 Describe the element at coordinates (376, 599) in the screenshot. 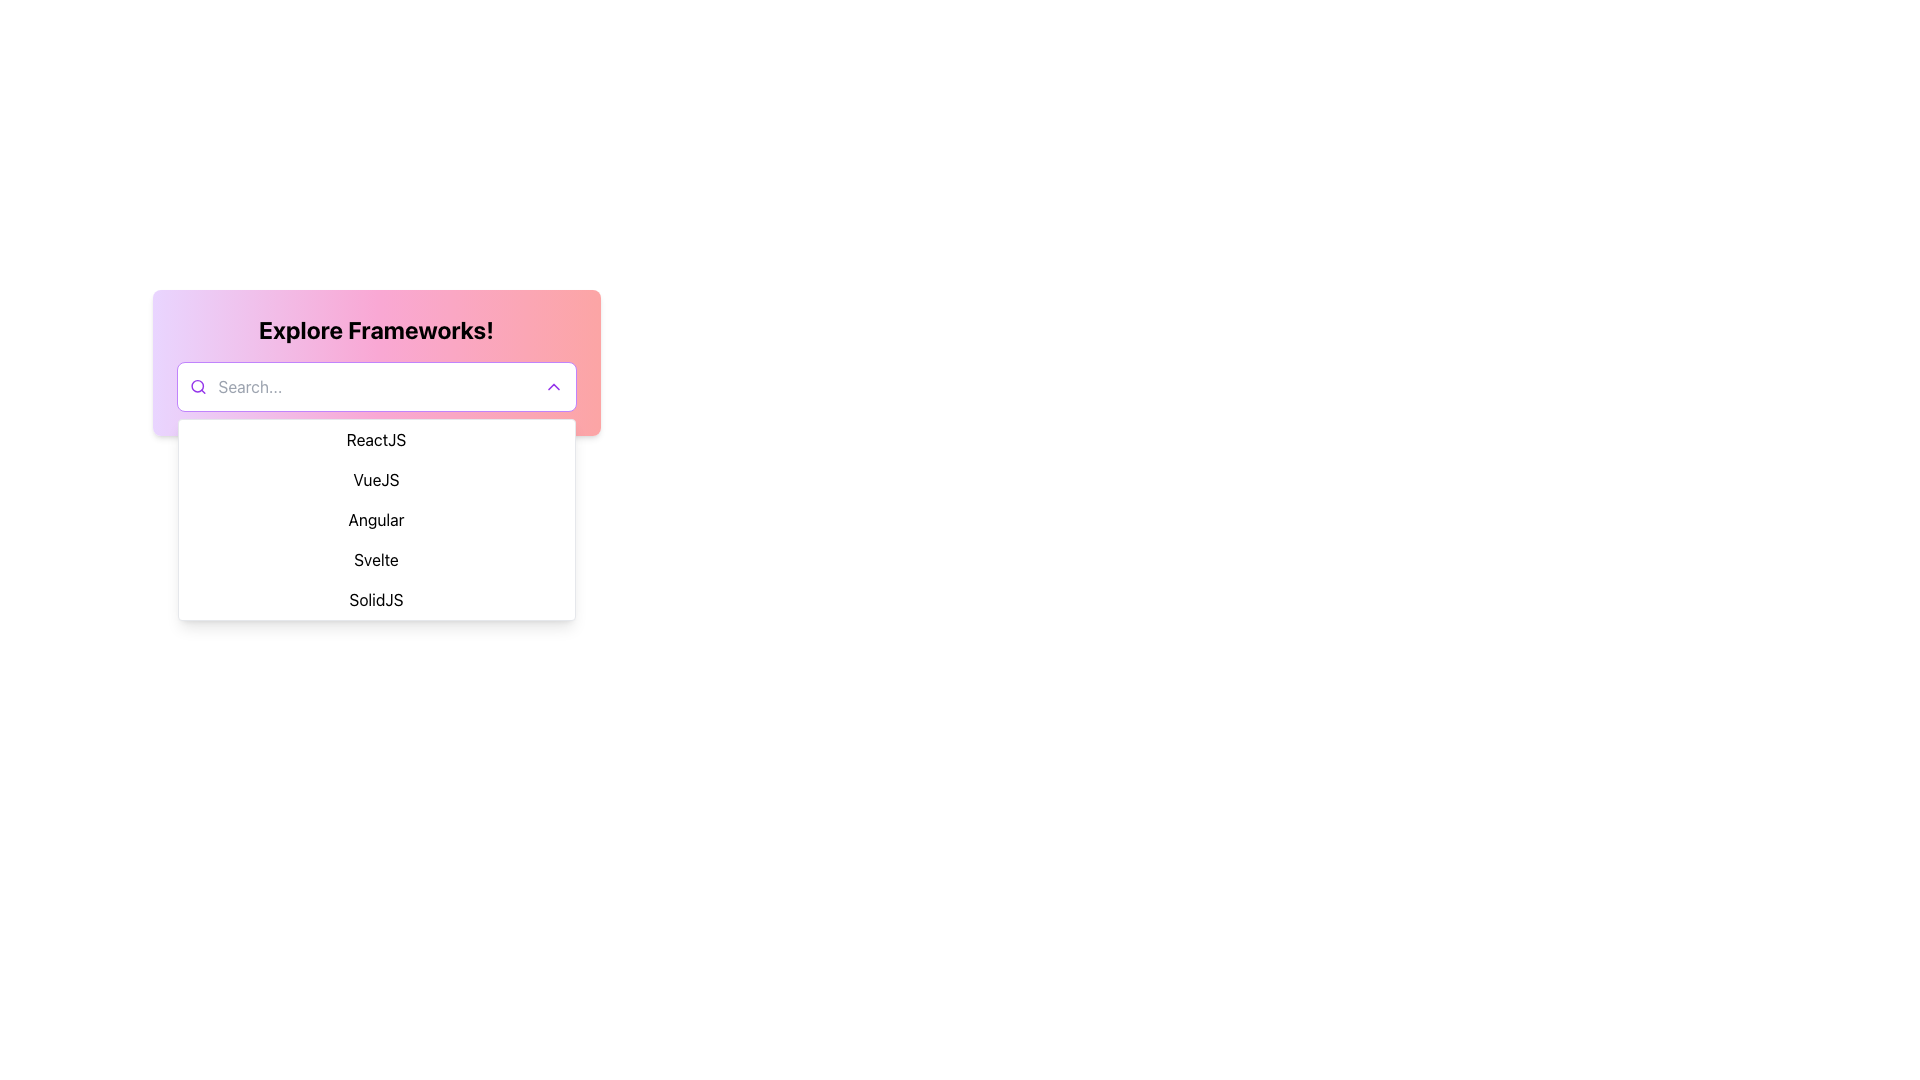

I see `'SolidJS' option in the dropdown menu, which is the fifth item below 'Svelte'` at that location.